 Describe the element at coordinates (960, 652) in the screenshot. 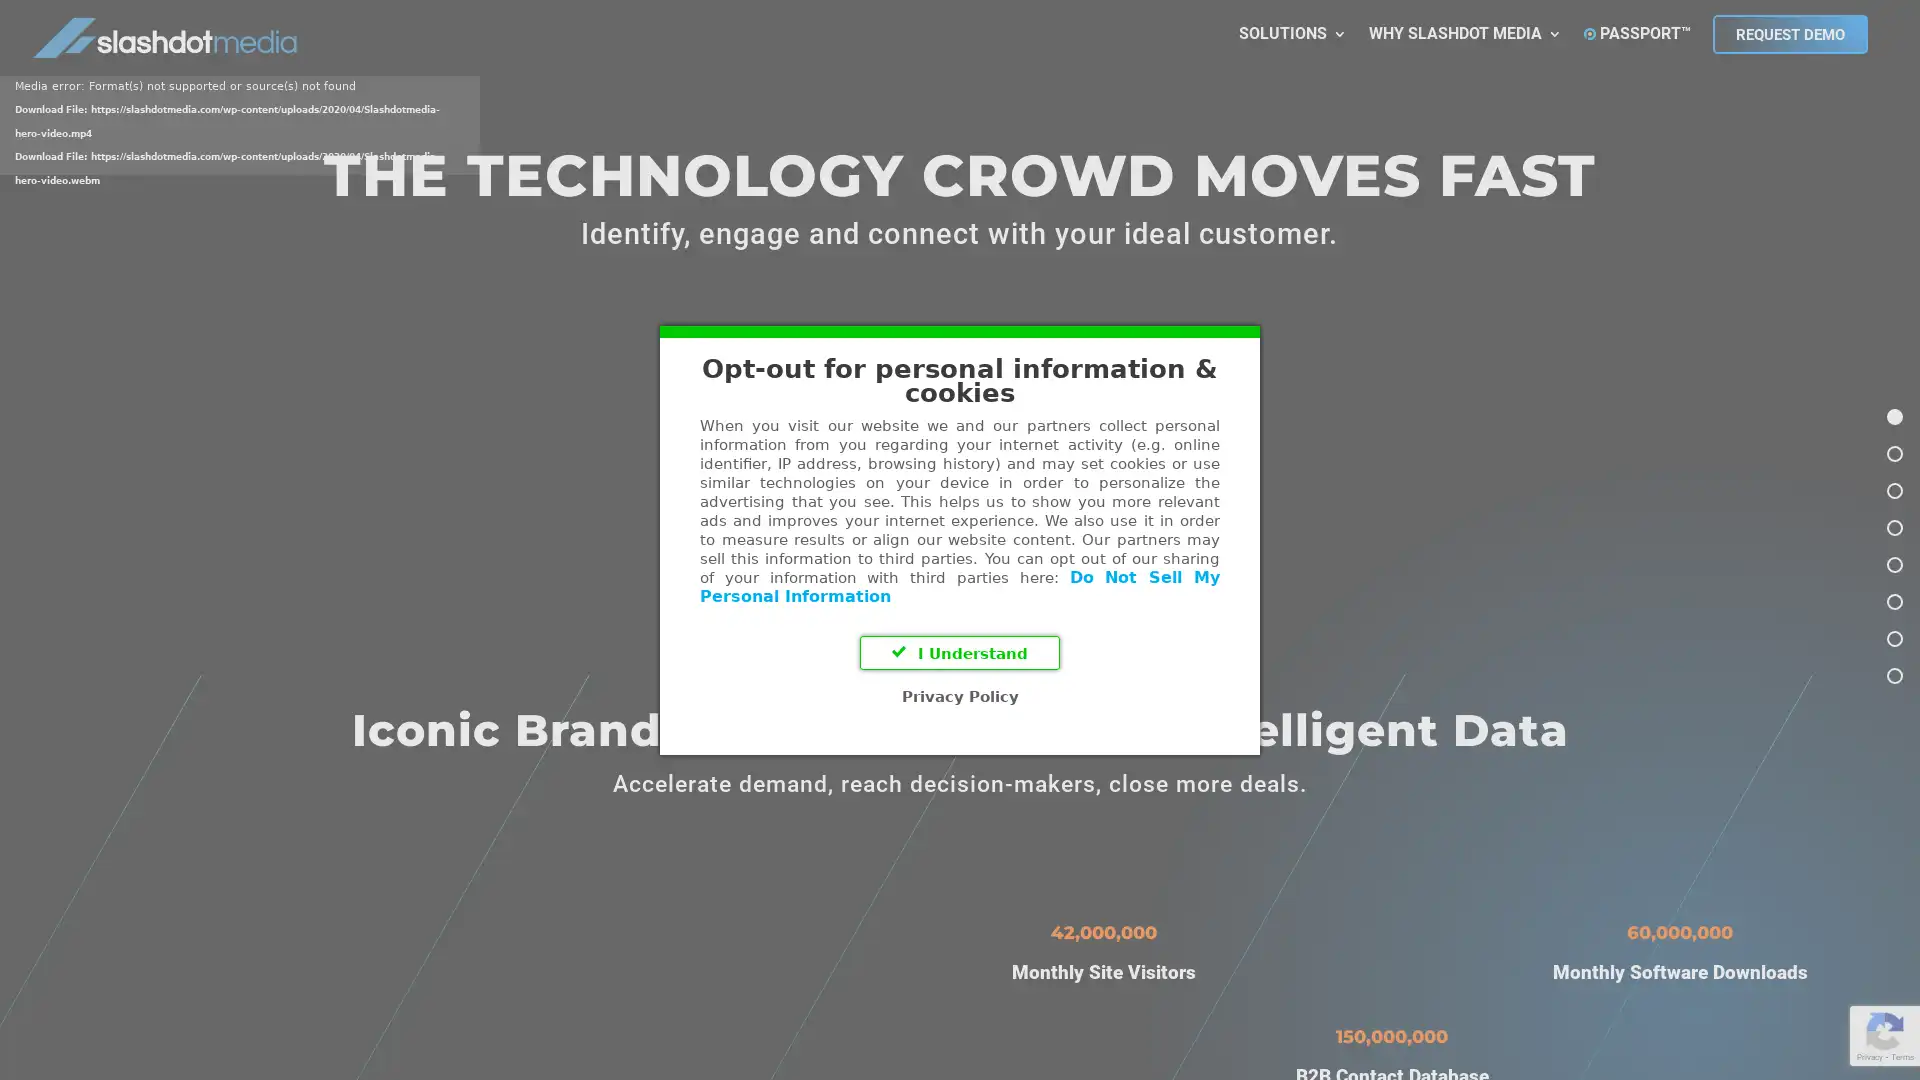

I see `I Understand` at that location.